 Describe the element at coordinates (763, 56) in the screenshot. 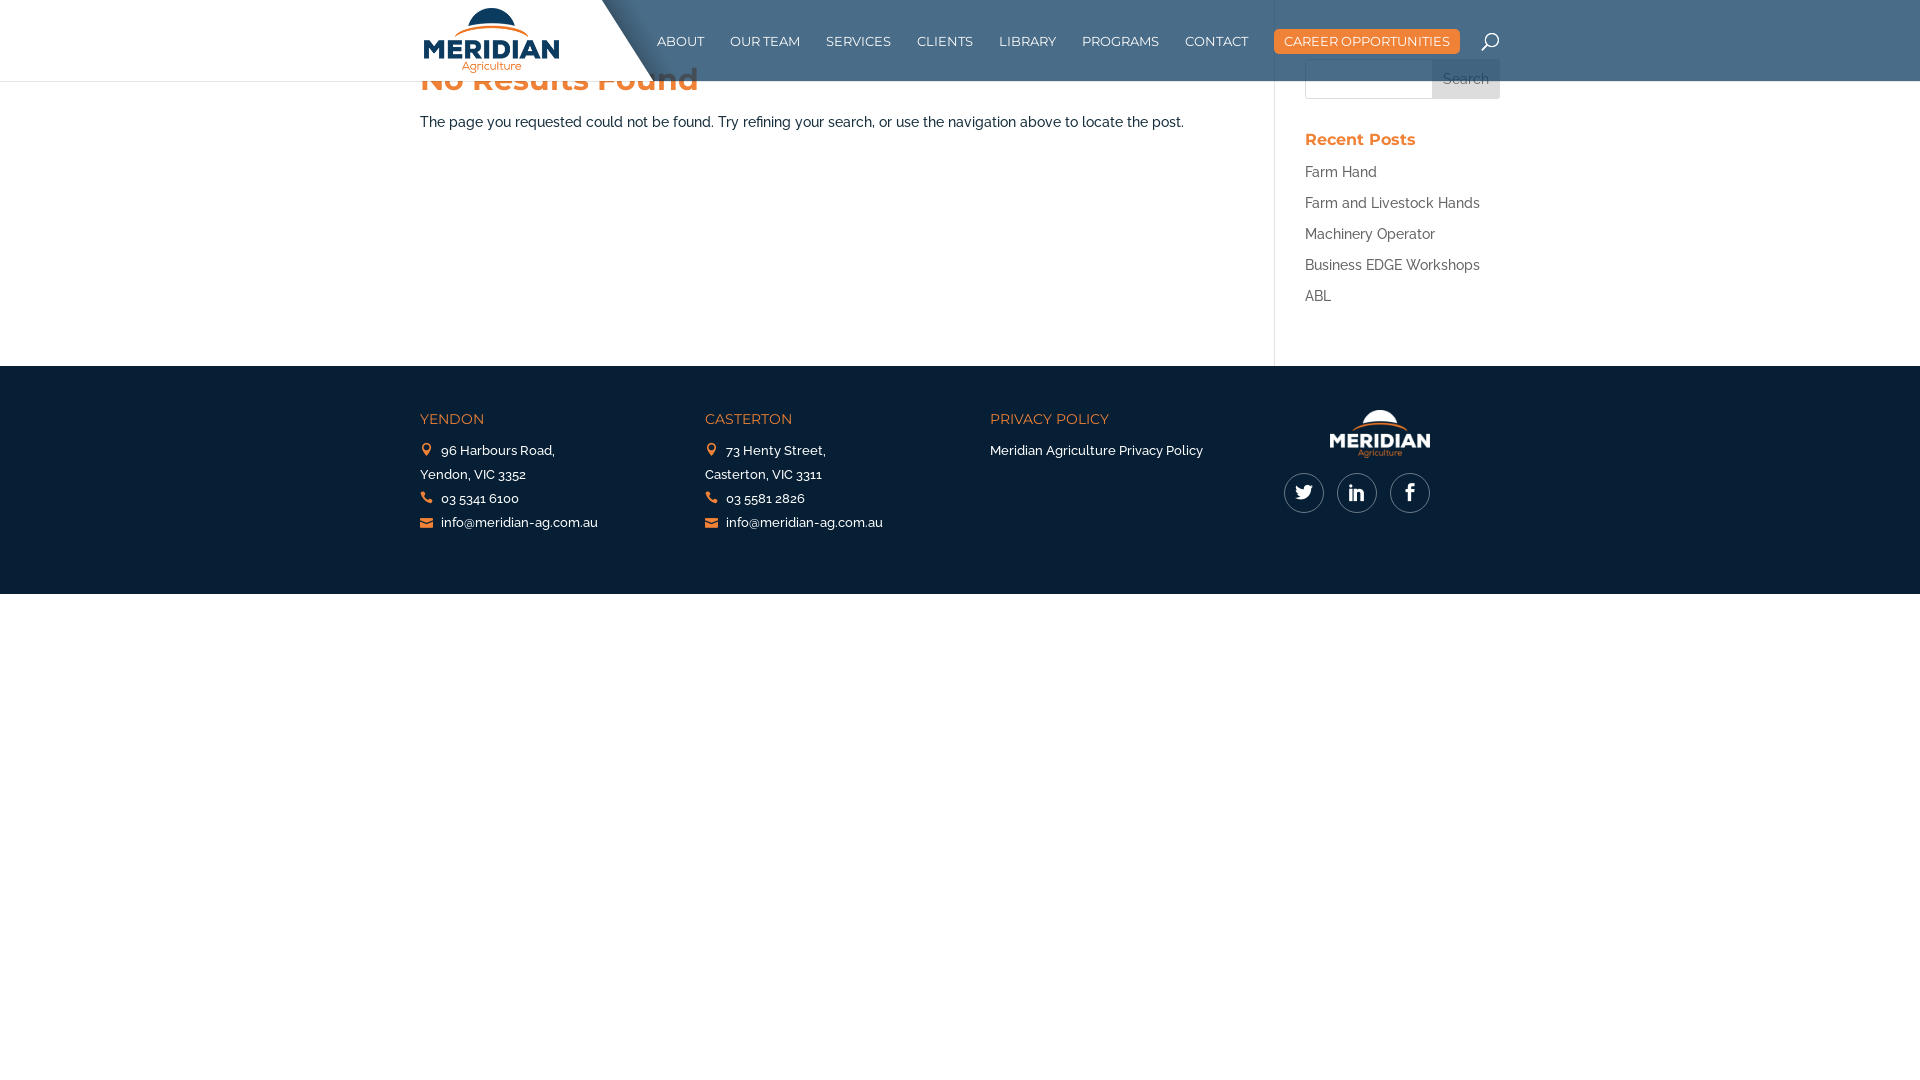

I see `'OUR TEAM'` at that location.